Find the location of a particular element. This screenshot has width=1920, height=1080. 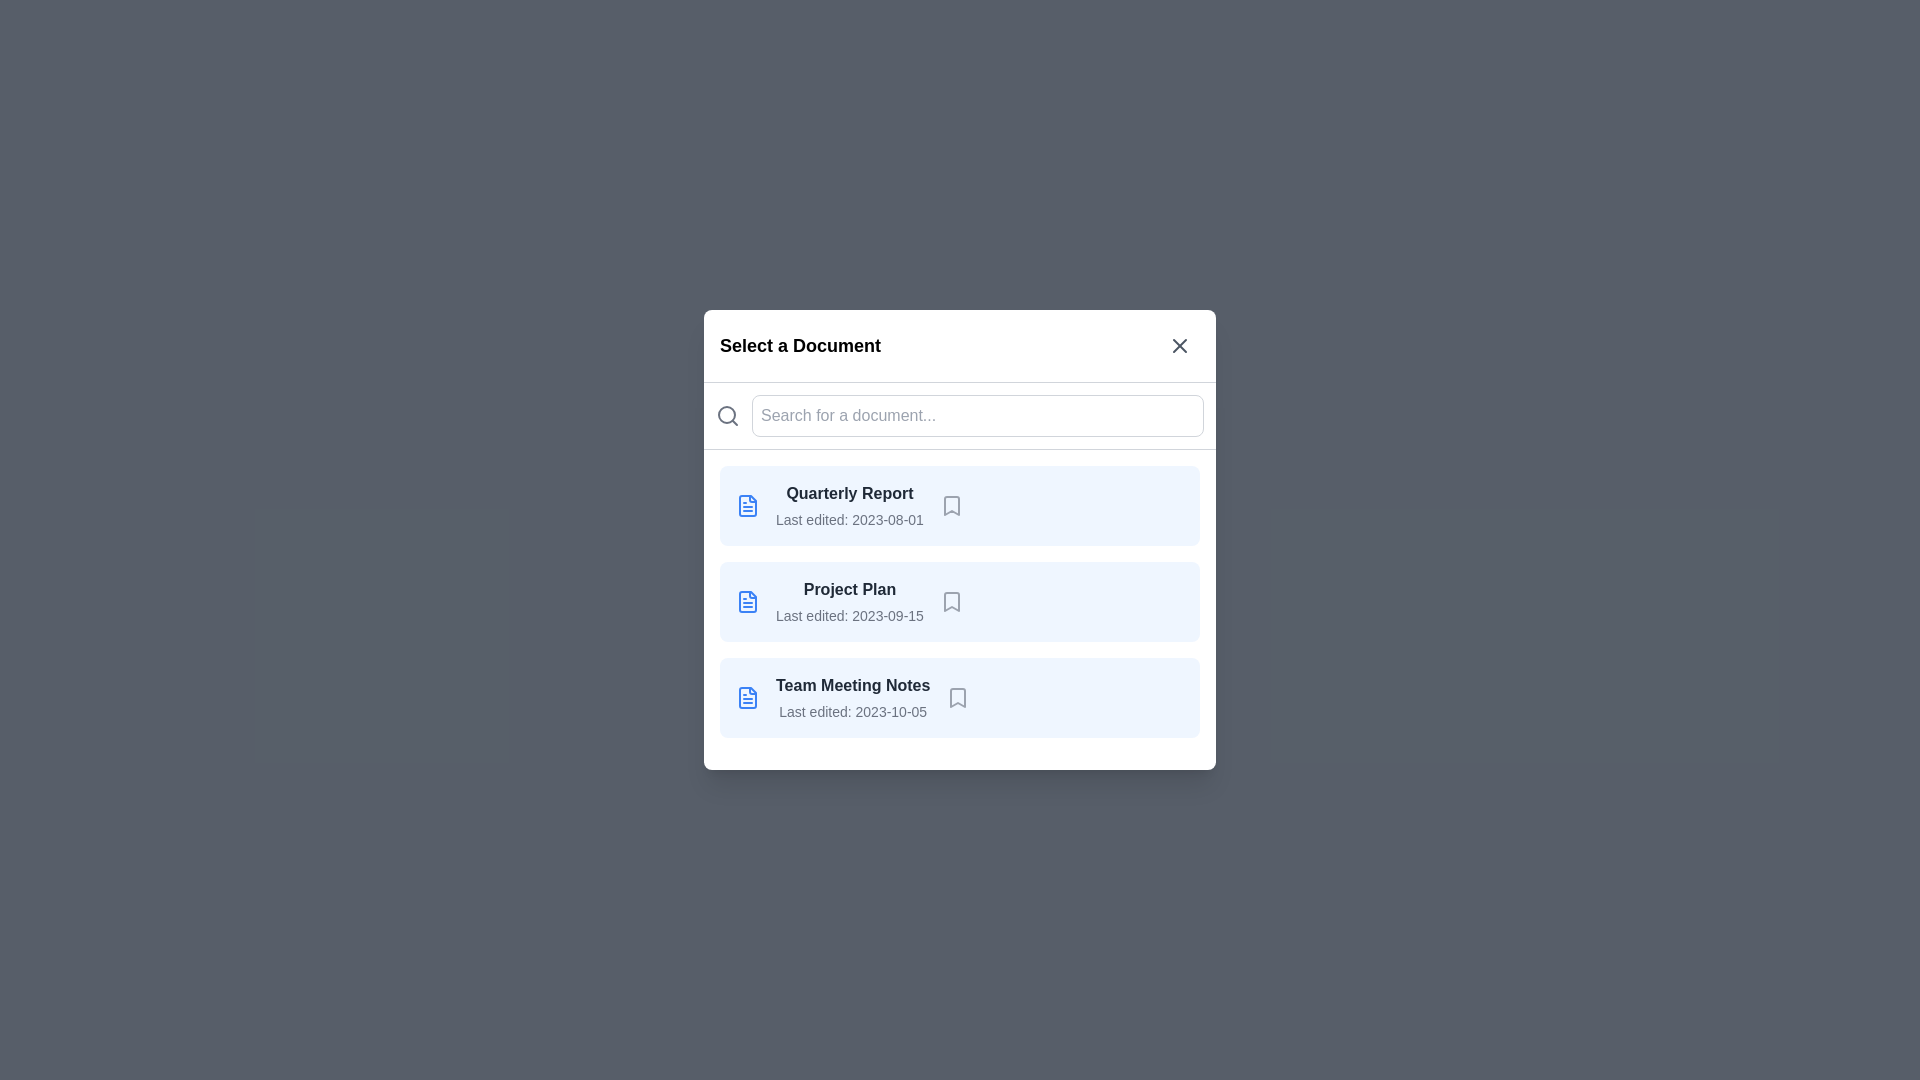

the document titled Quarterly Report from the list is located at coordinates (960, 504).